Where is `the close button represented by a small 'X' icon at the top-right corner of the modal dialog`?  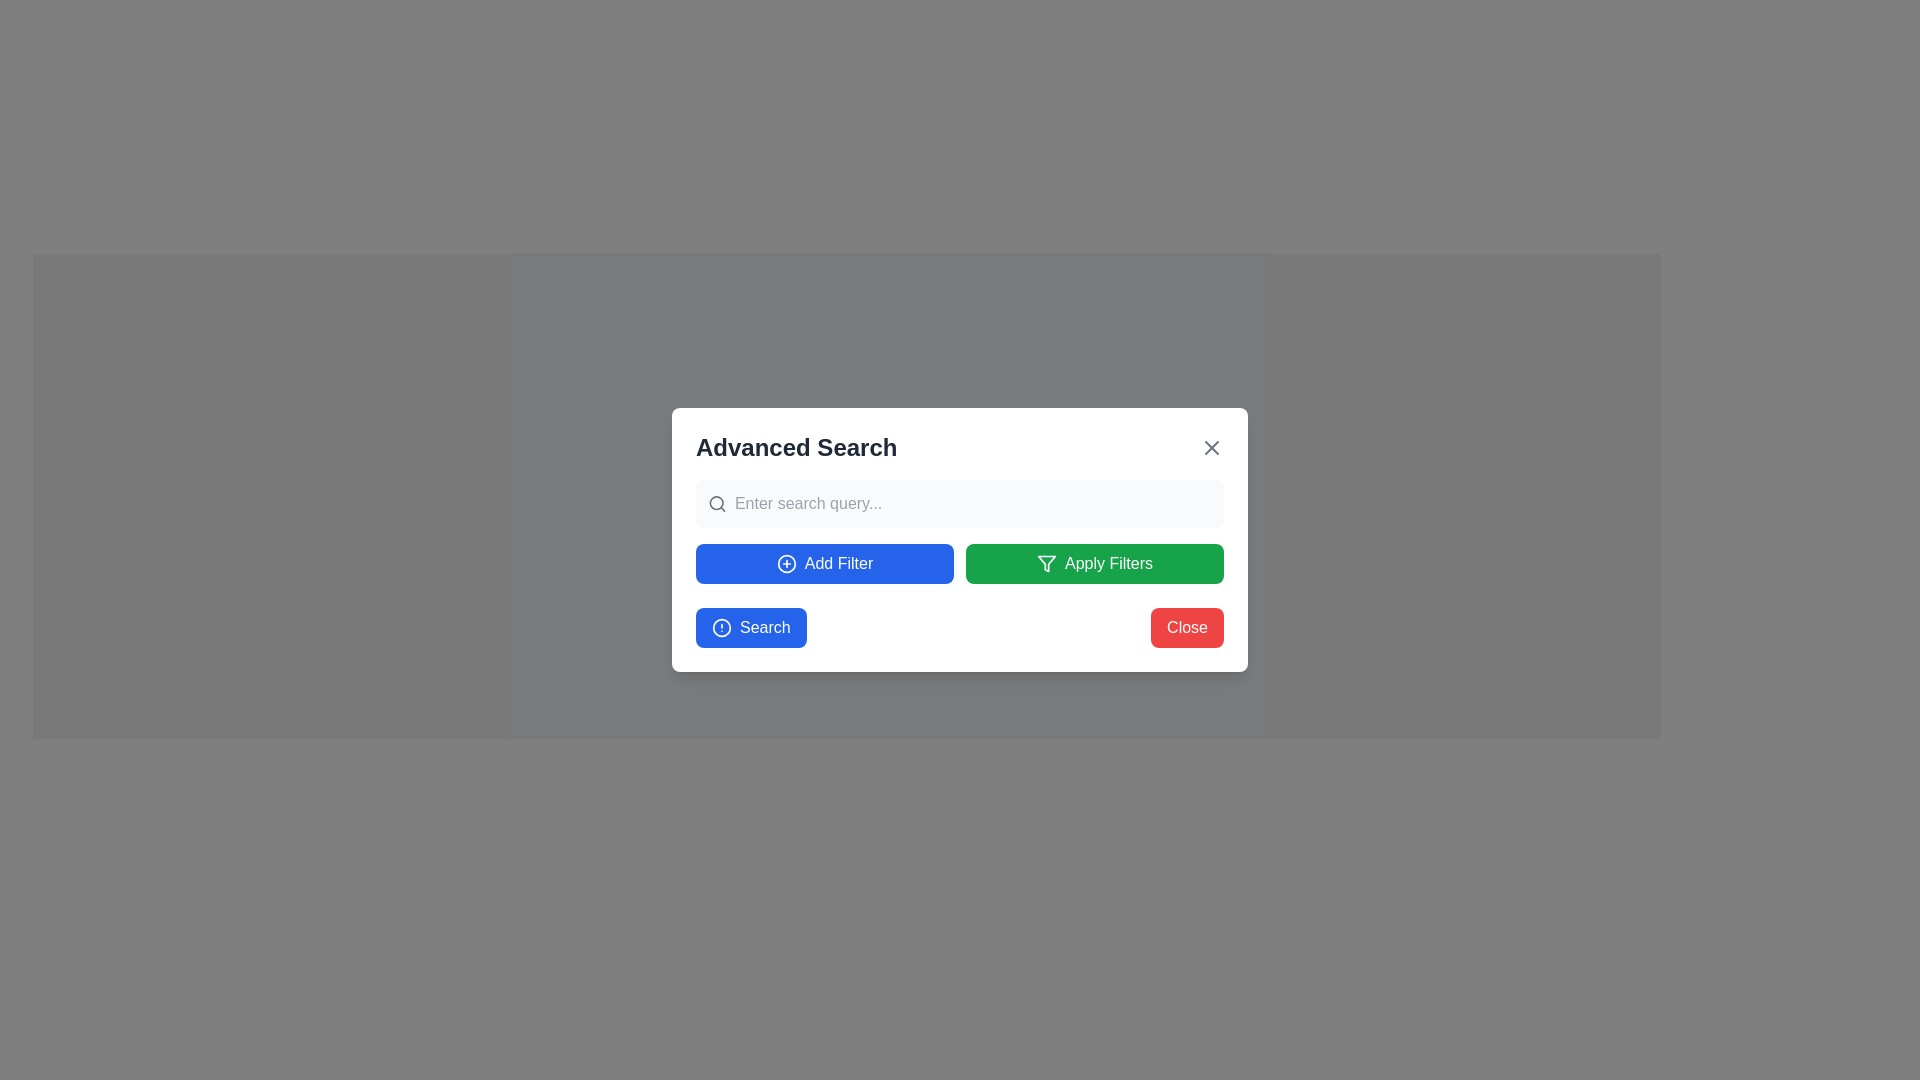
the close button represented by a small 'X' icon at the top-right corner of the modal dialog is located at coordinates (1210, 446).